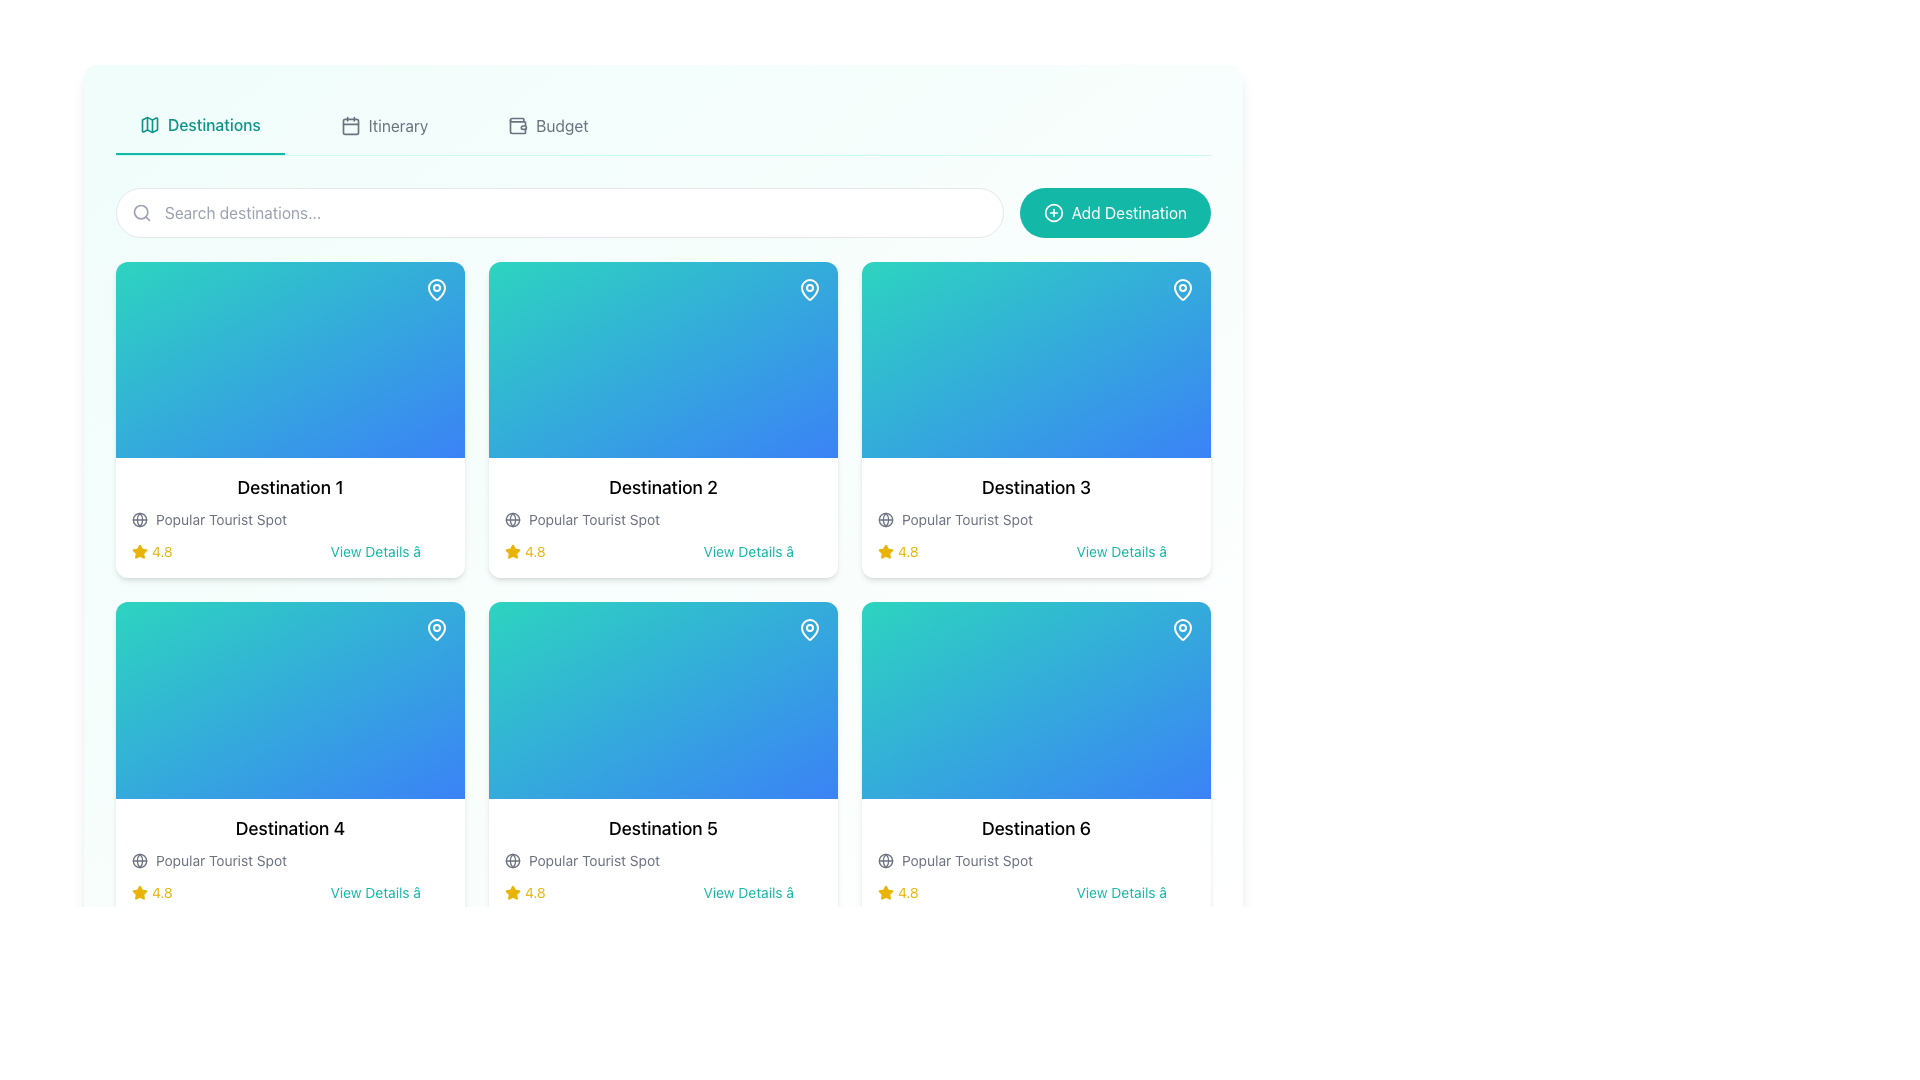  Describe the element at coordinates (151, 891) in the screenshot. I see `the Rating indicator, which consists of a yellow star icon and the numerical text '4.8', located under the 'Destination 4' card in the 'Popular Tourist Spot' section` at that location.